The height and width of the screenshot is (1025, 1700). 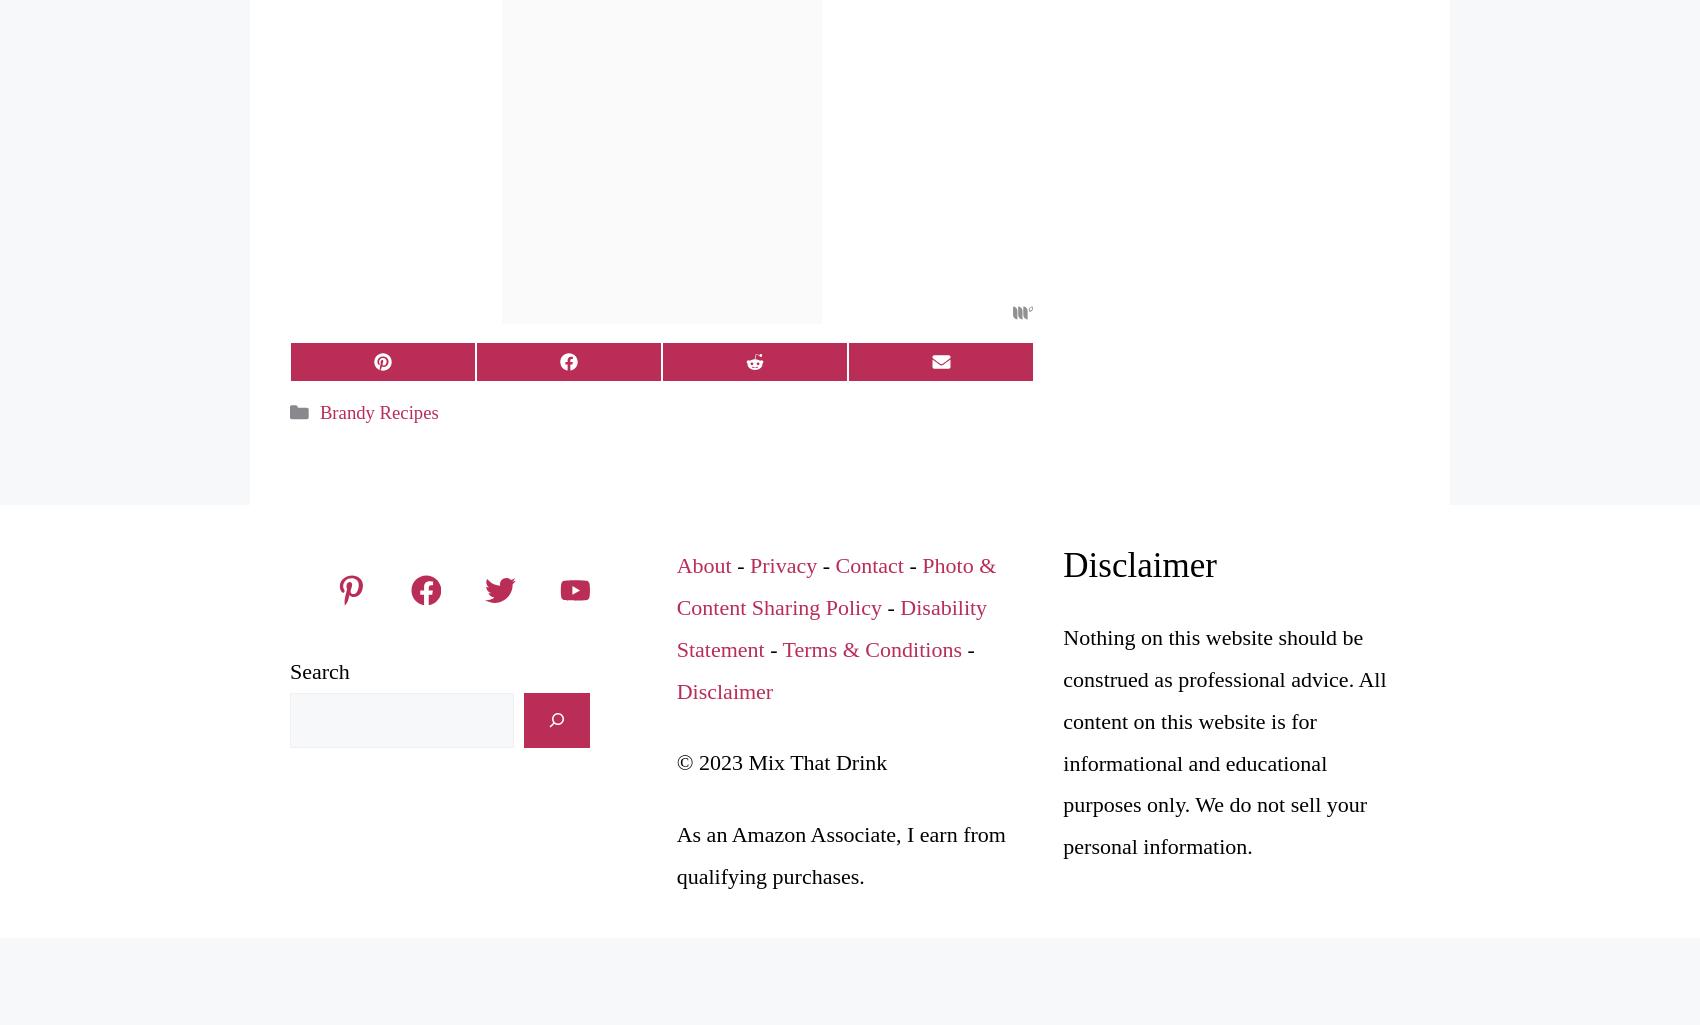 What do you see at coordinates (319, 670) in the screenshot?
I see `'Search'` at bounding box center [319, 670].